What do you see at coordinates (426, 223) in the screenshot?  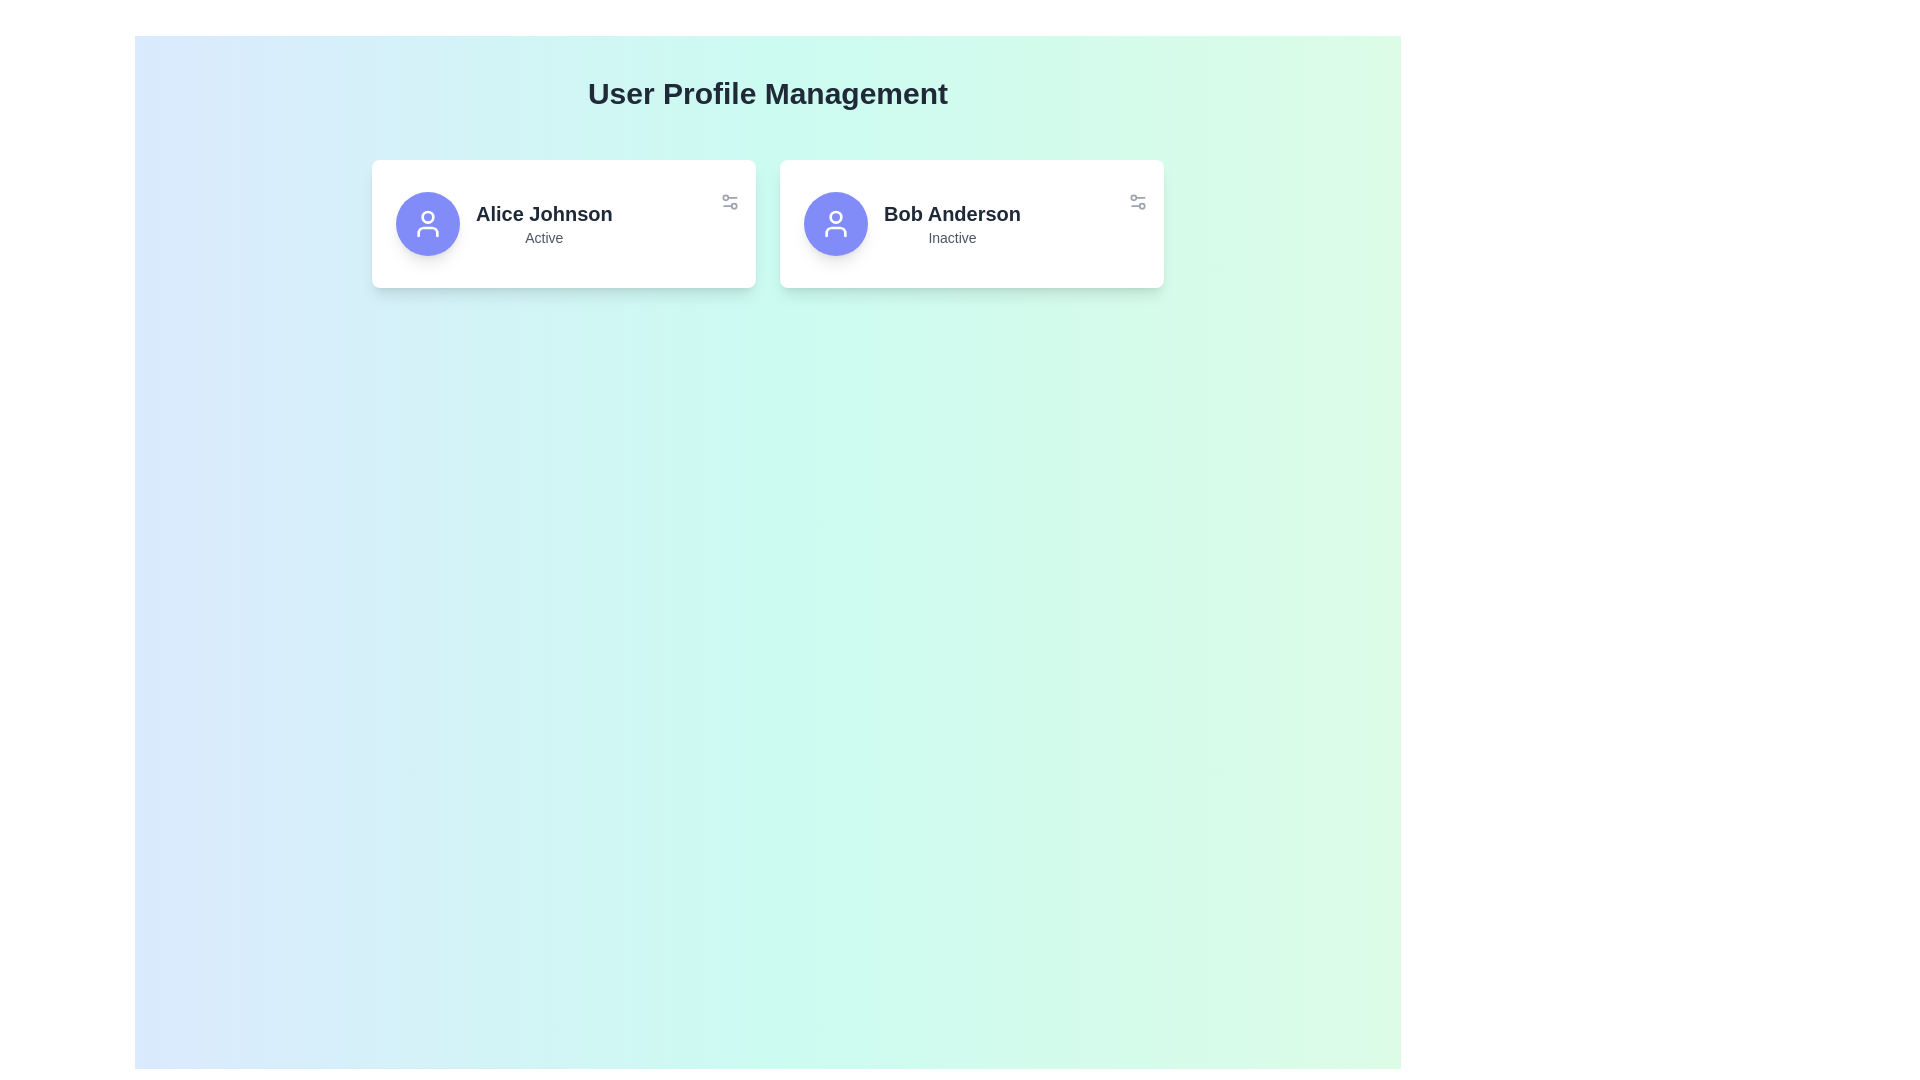 I see `the circular purple user icon representing 'Alice Johnson' to identify the user` at bounding box center [426, 223].